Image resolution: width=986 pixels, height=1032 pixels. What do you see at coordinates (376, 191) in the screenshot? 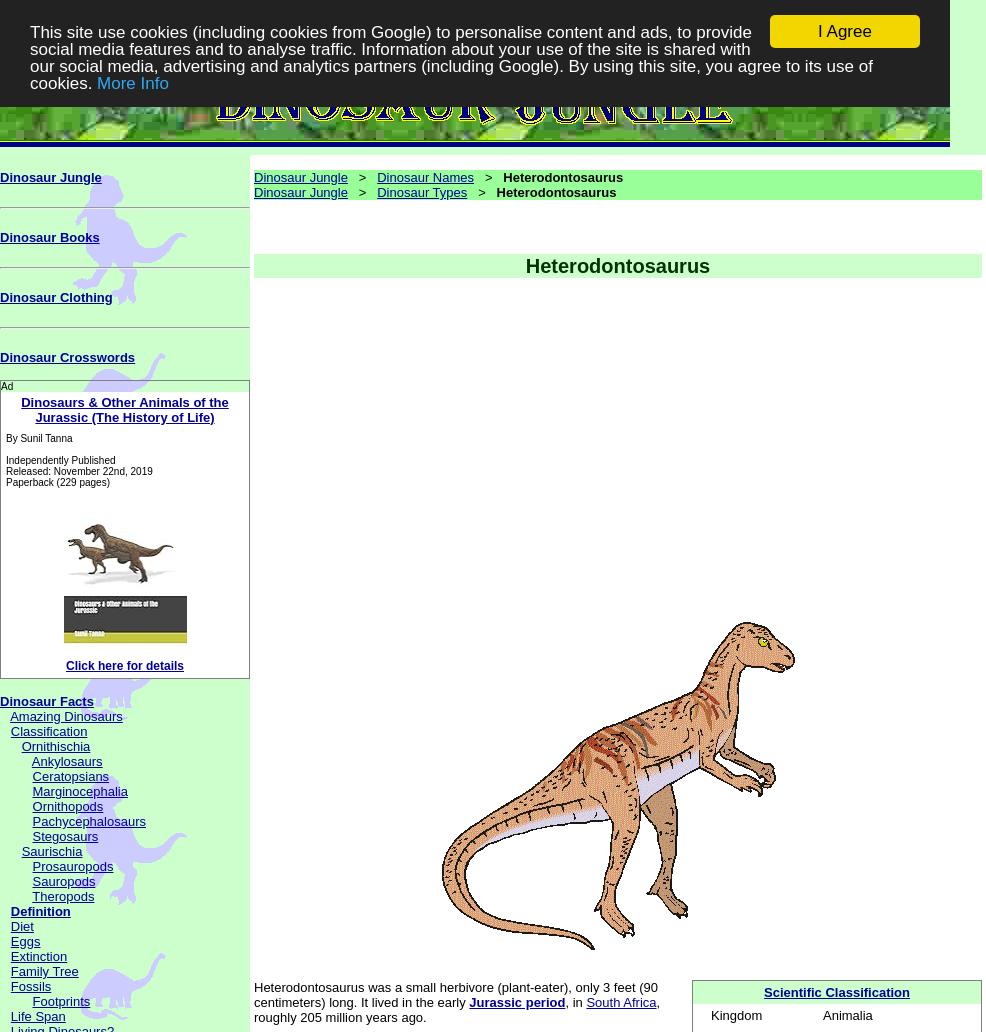
I see `'Dinosaur Types'` at bounding box center [376, 191].